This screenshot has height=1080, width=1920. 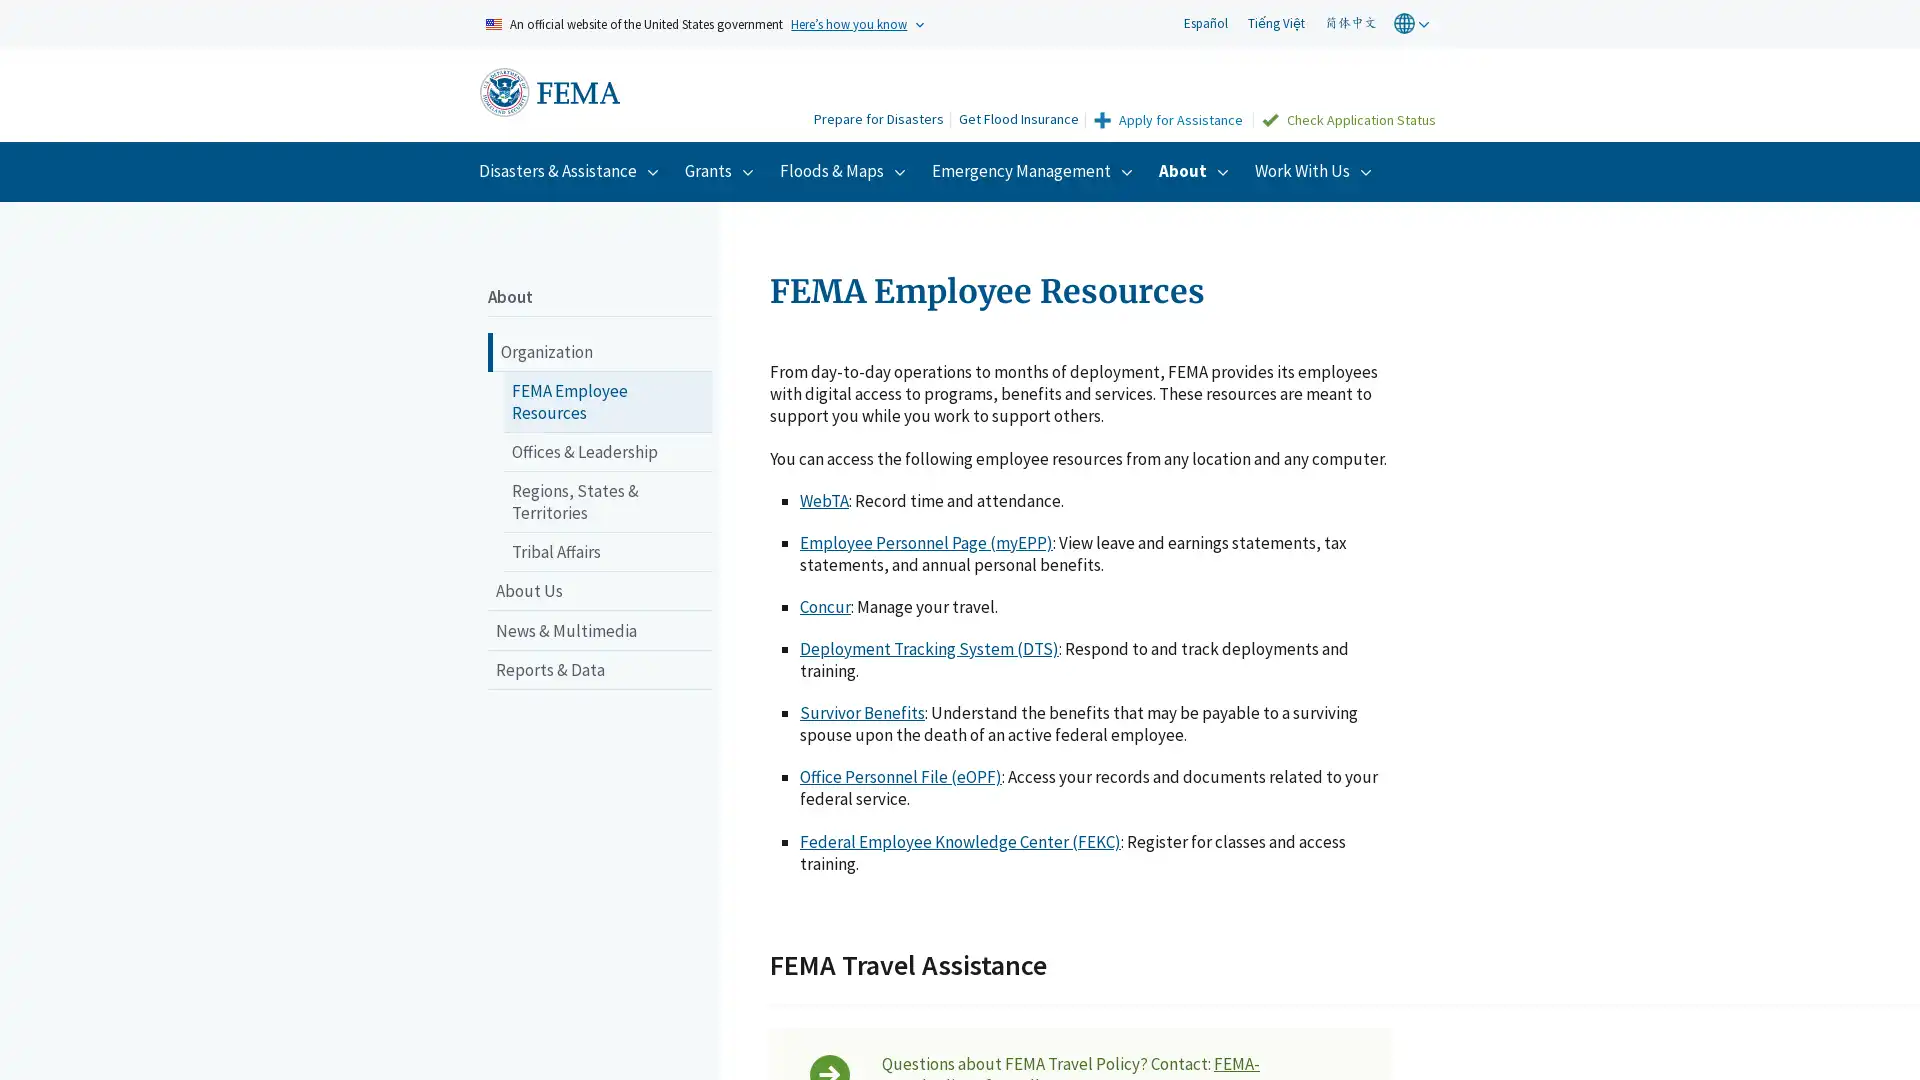 What do you see at coordinates (778, 96) in the screenshot?
I see `Search` at bounding box center [778, 96].